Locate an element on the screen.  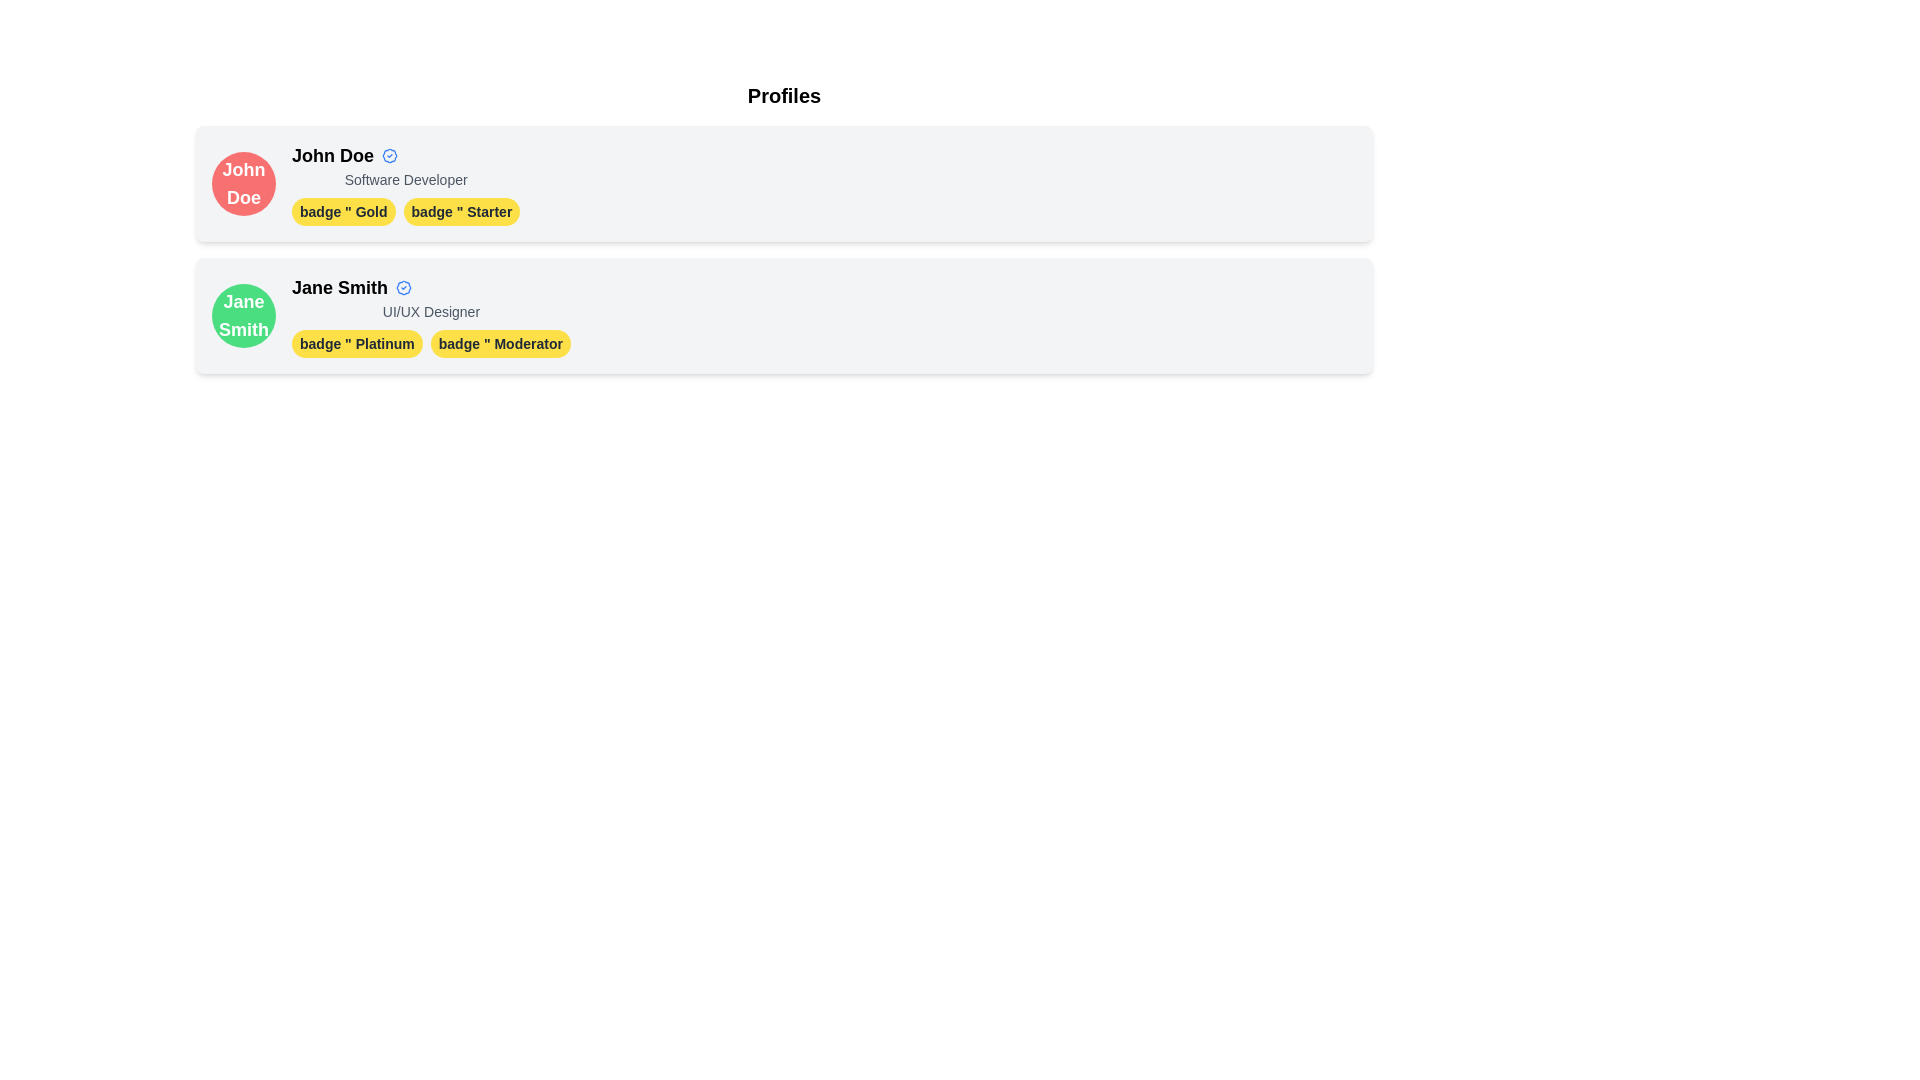
the yellow badge labeled 'badge " Platinum' located in the profile information of 'Jane Smith', positioned to the left of 'badge " Moderator' is located at coordinates (357, 342).